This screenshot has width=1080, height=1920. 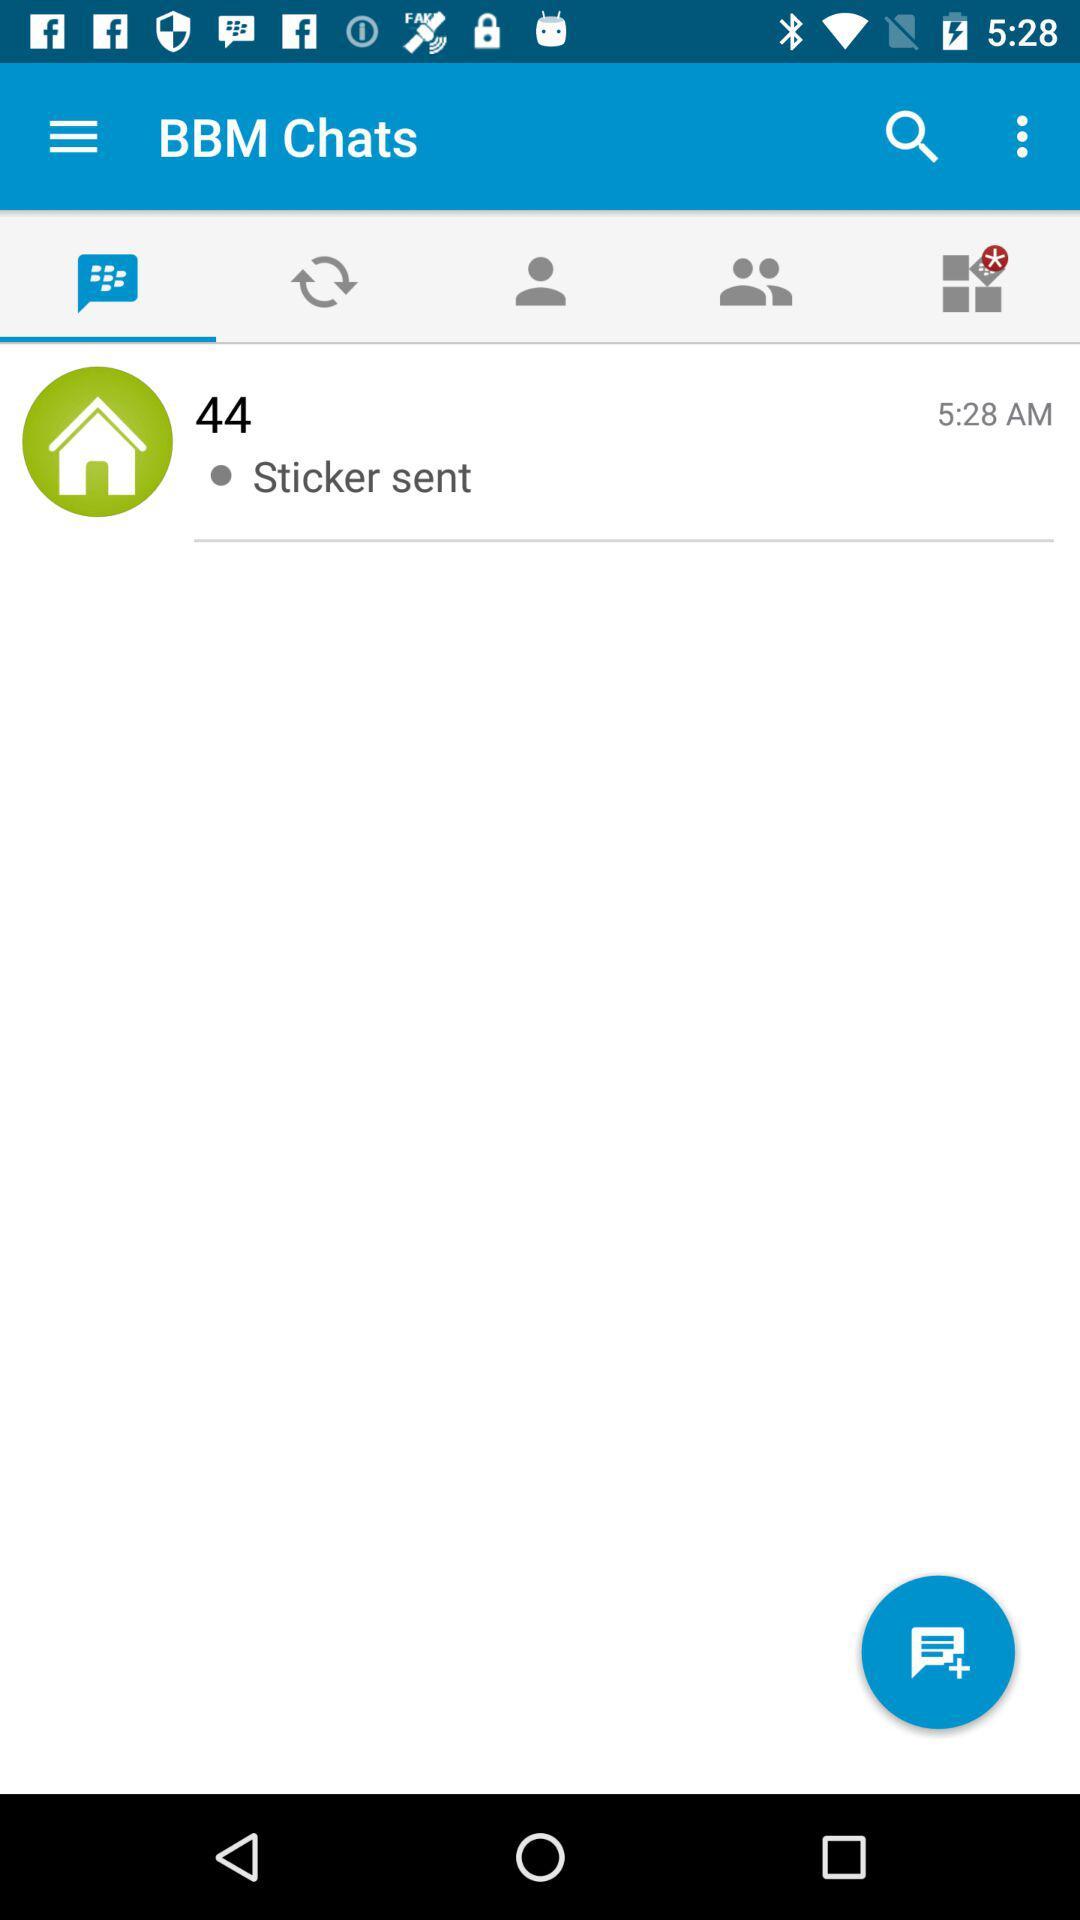 What do you see at coordinates (756, 280) in the screenshot?
I see `the group icon` at bounding box center [756, 280].